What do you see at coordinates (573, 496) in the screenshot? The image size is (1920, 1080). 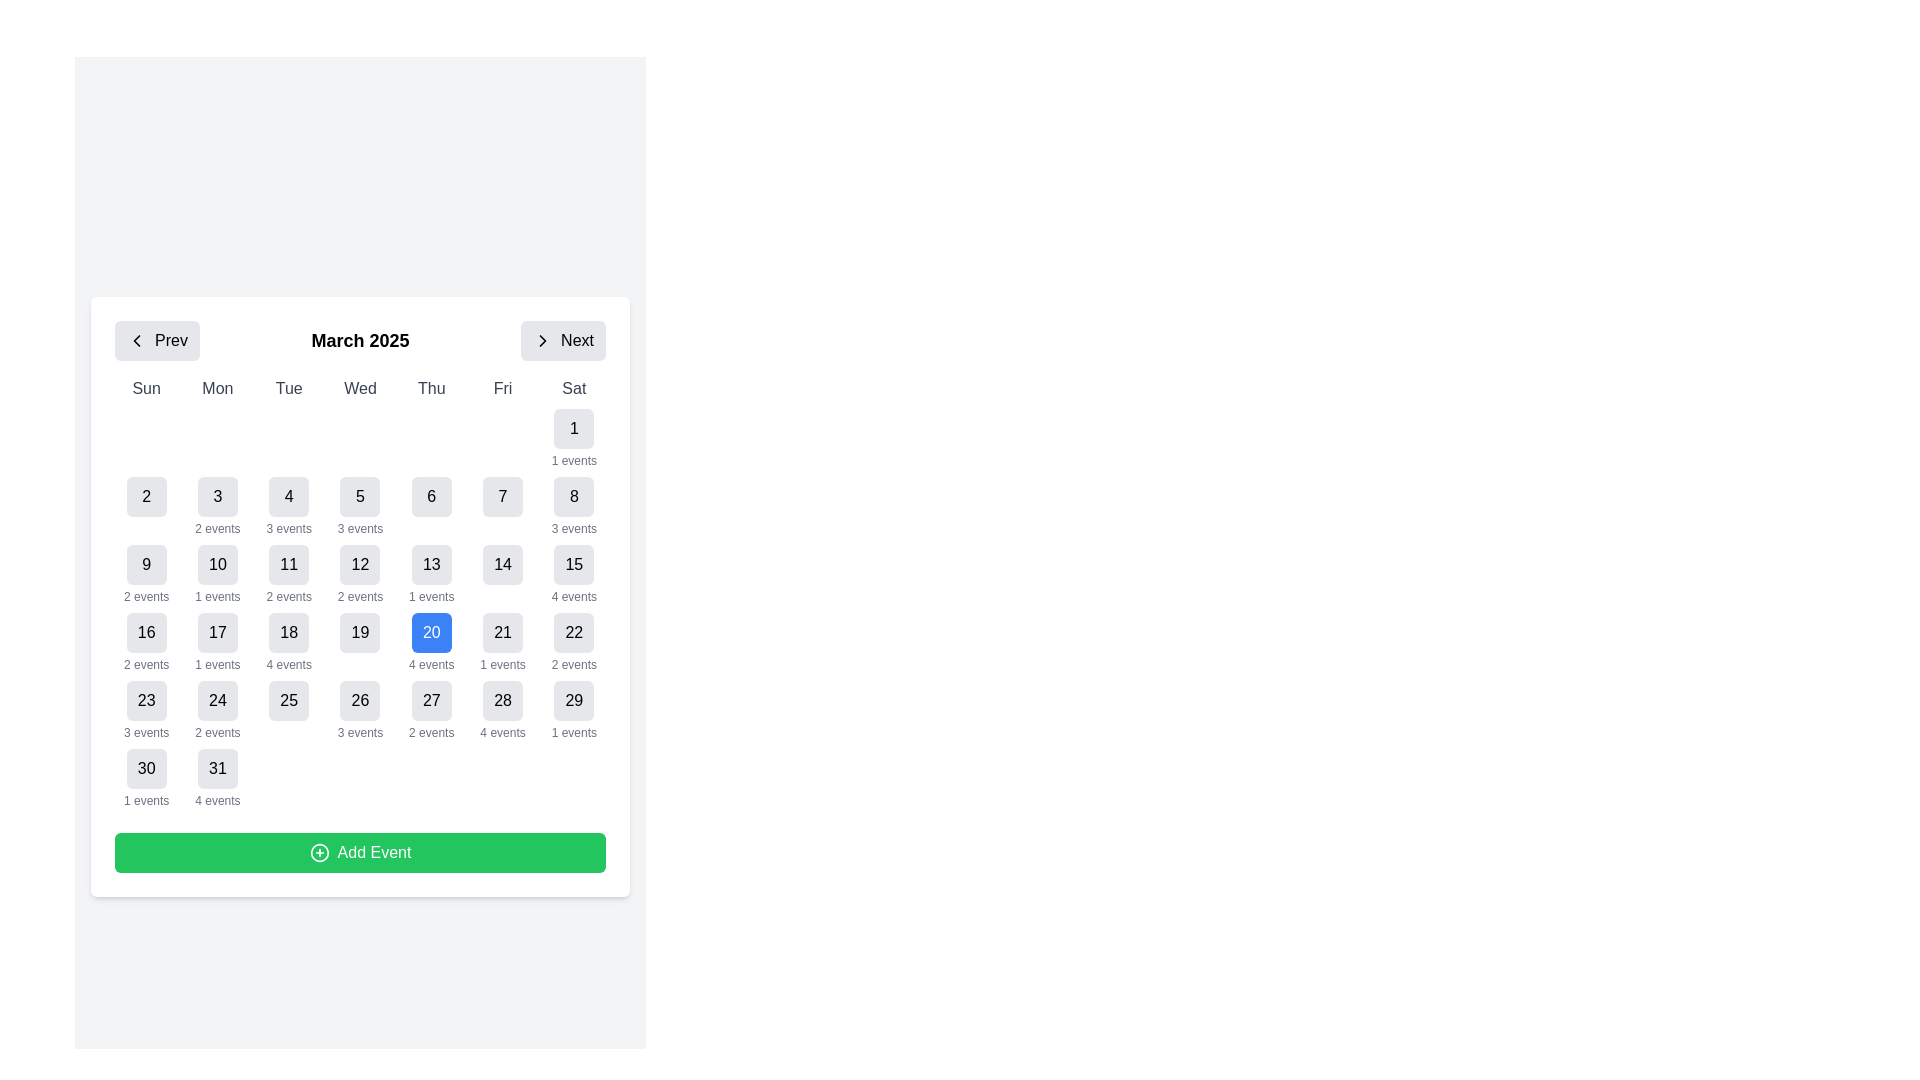 I see `the rounded square button containing the number '8'` at bounding box center [573, 496].